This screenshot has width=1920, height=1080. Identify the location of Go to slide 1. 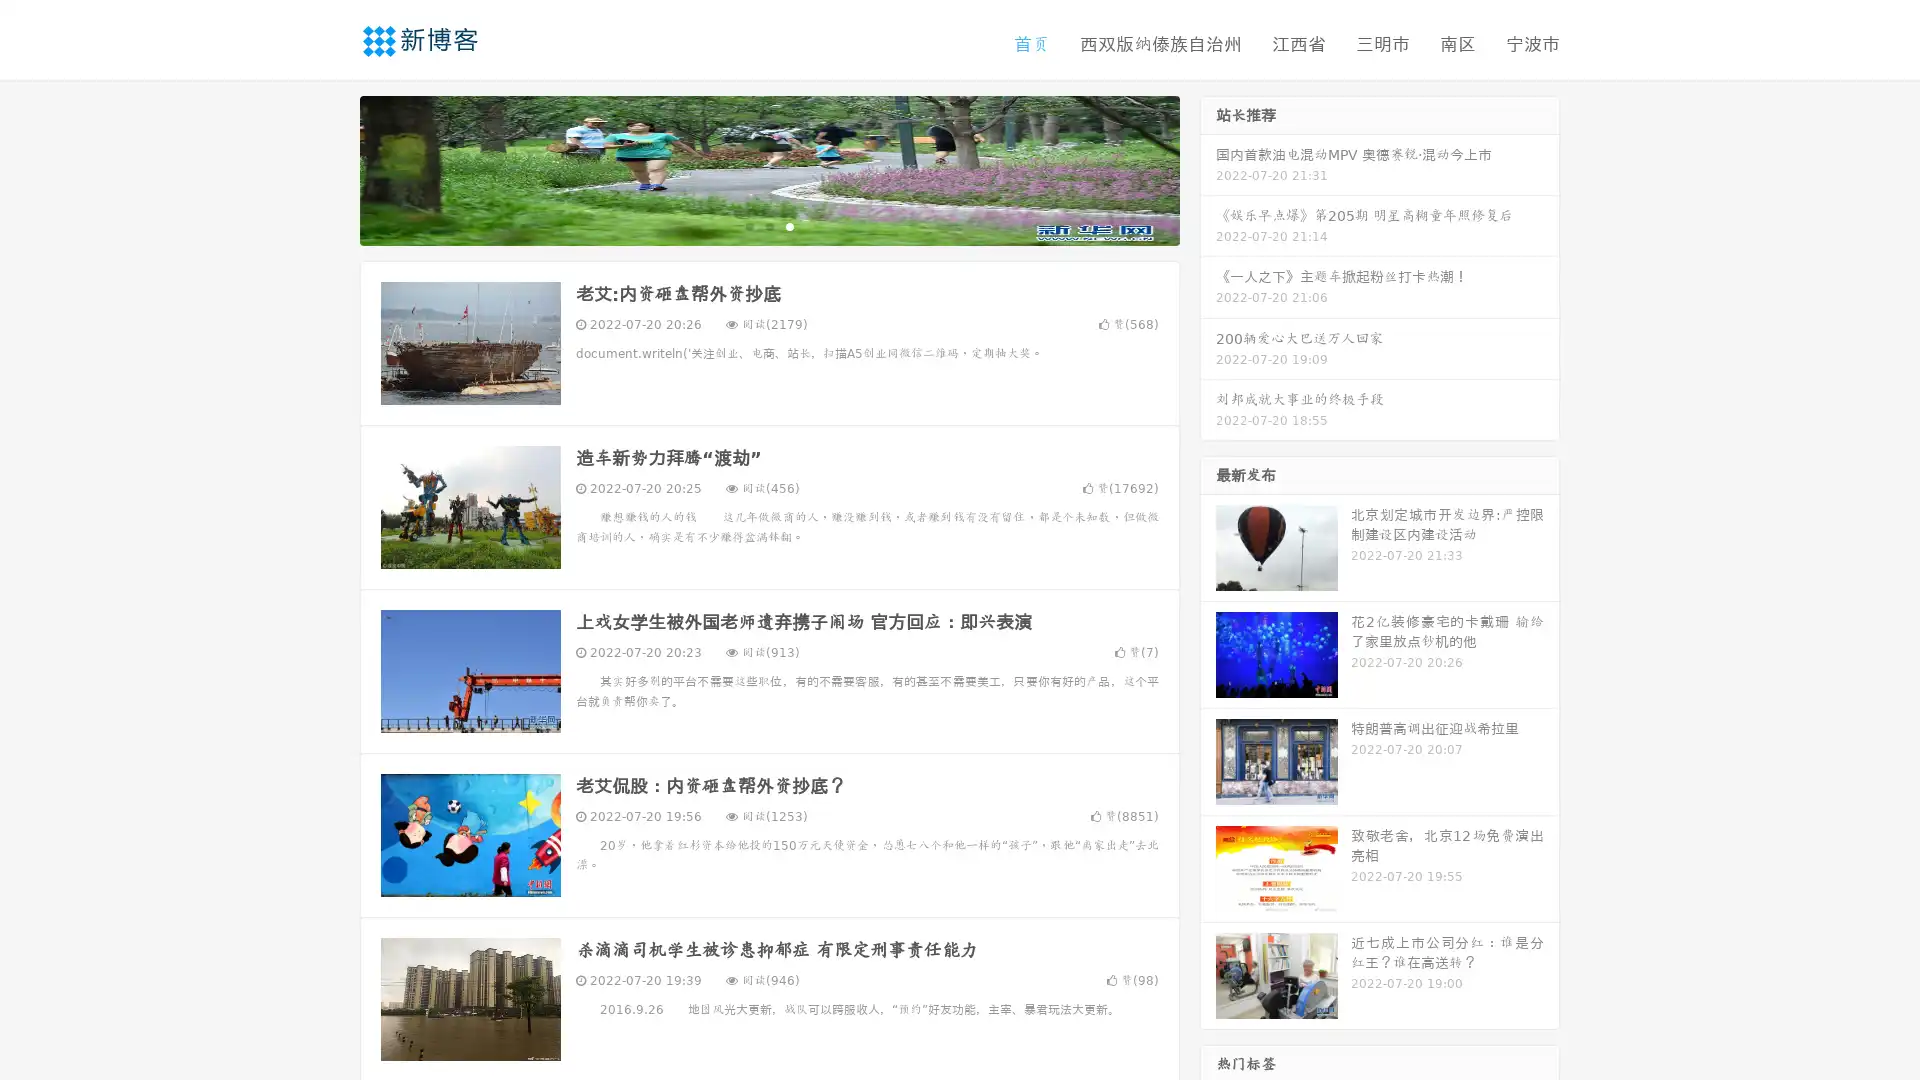
(748, 225).